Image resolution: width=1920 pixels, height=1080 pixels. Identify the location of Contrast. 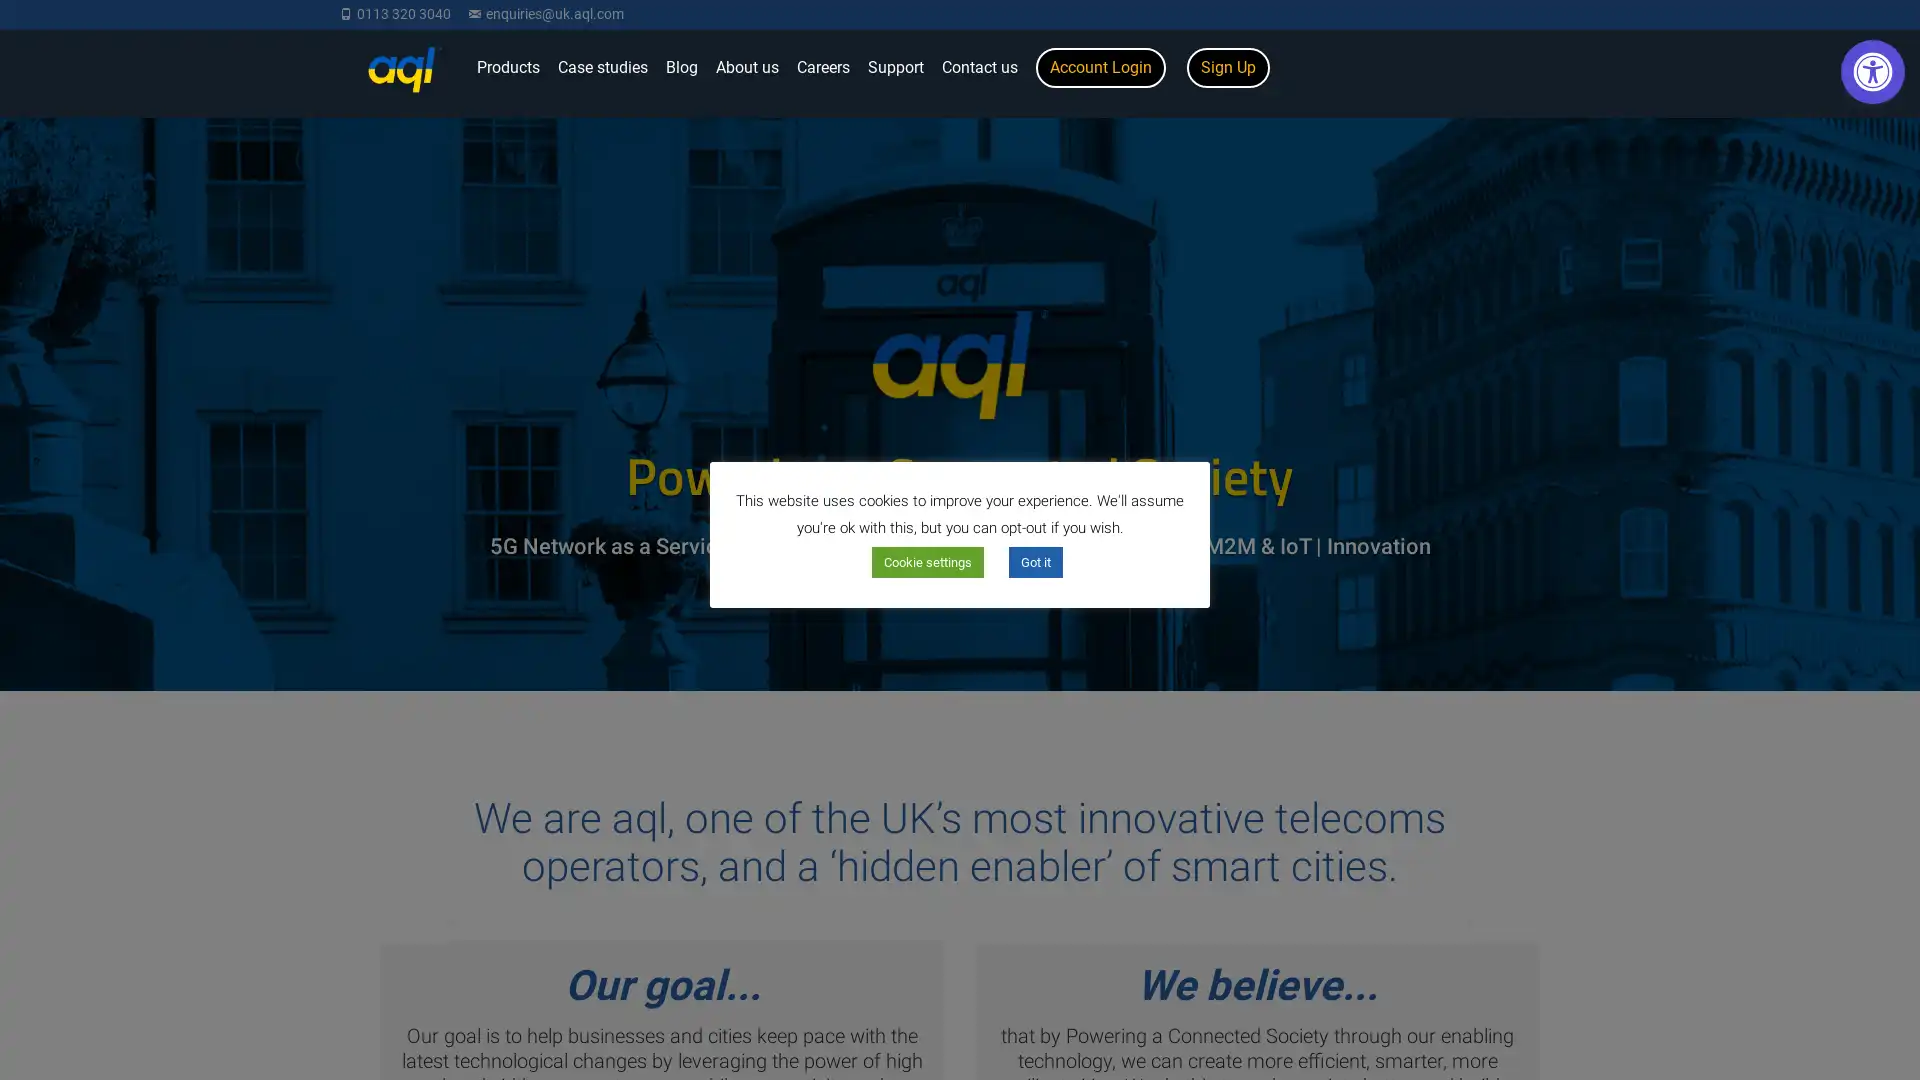
(1745, 218).